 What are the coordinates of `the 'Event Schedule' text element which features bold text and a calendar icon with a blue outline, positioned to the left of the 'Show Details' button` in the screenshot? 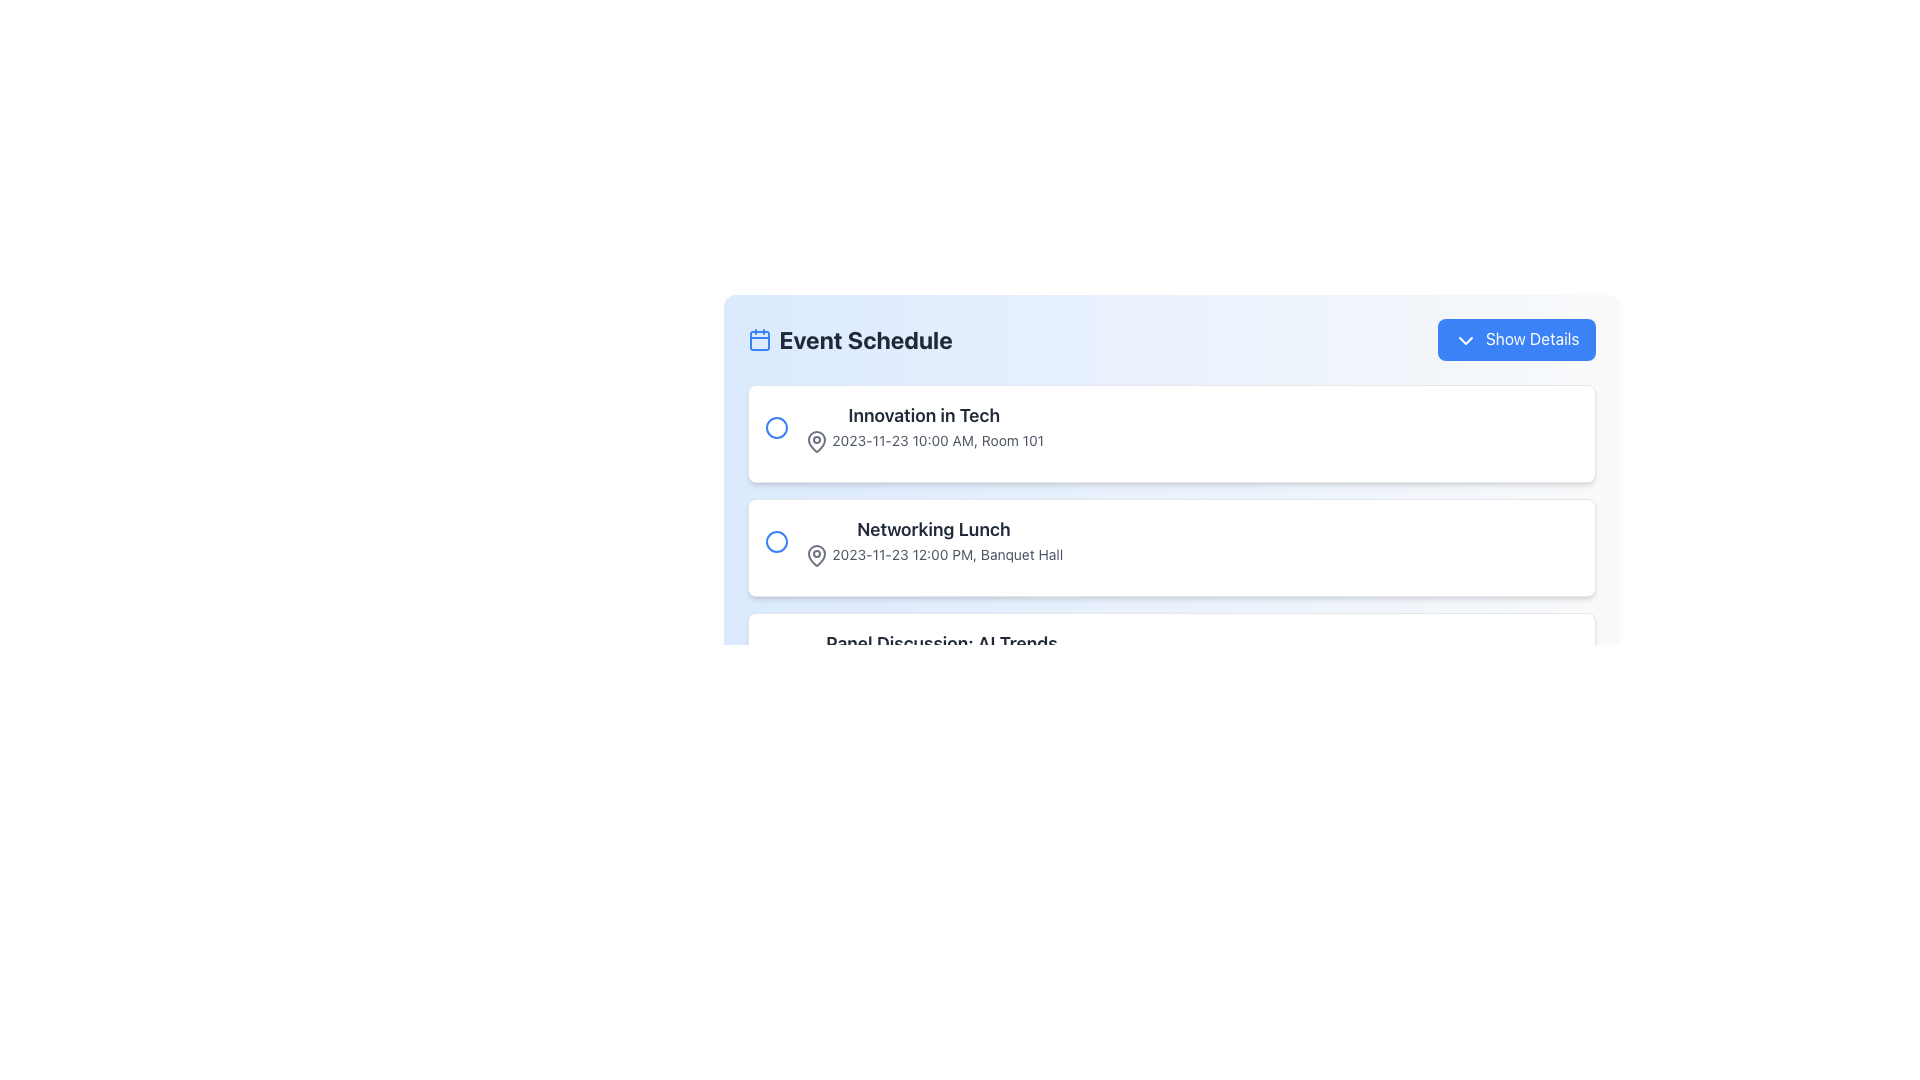 It's located at (850, 338).